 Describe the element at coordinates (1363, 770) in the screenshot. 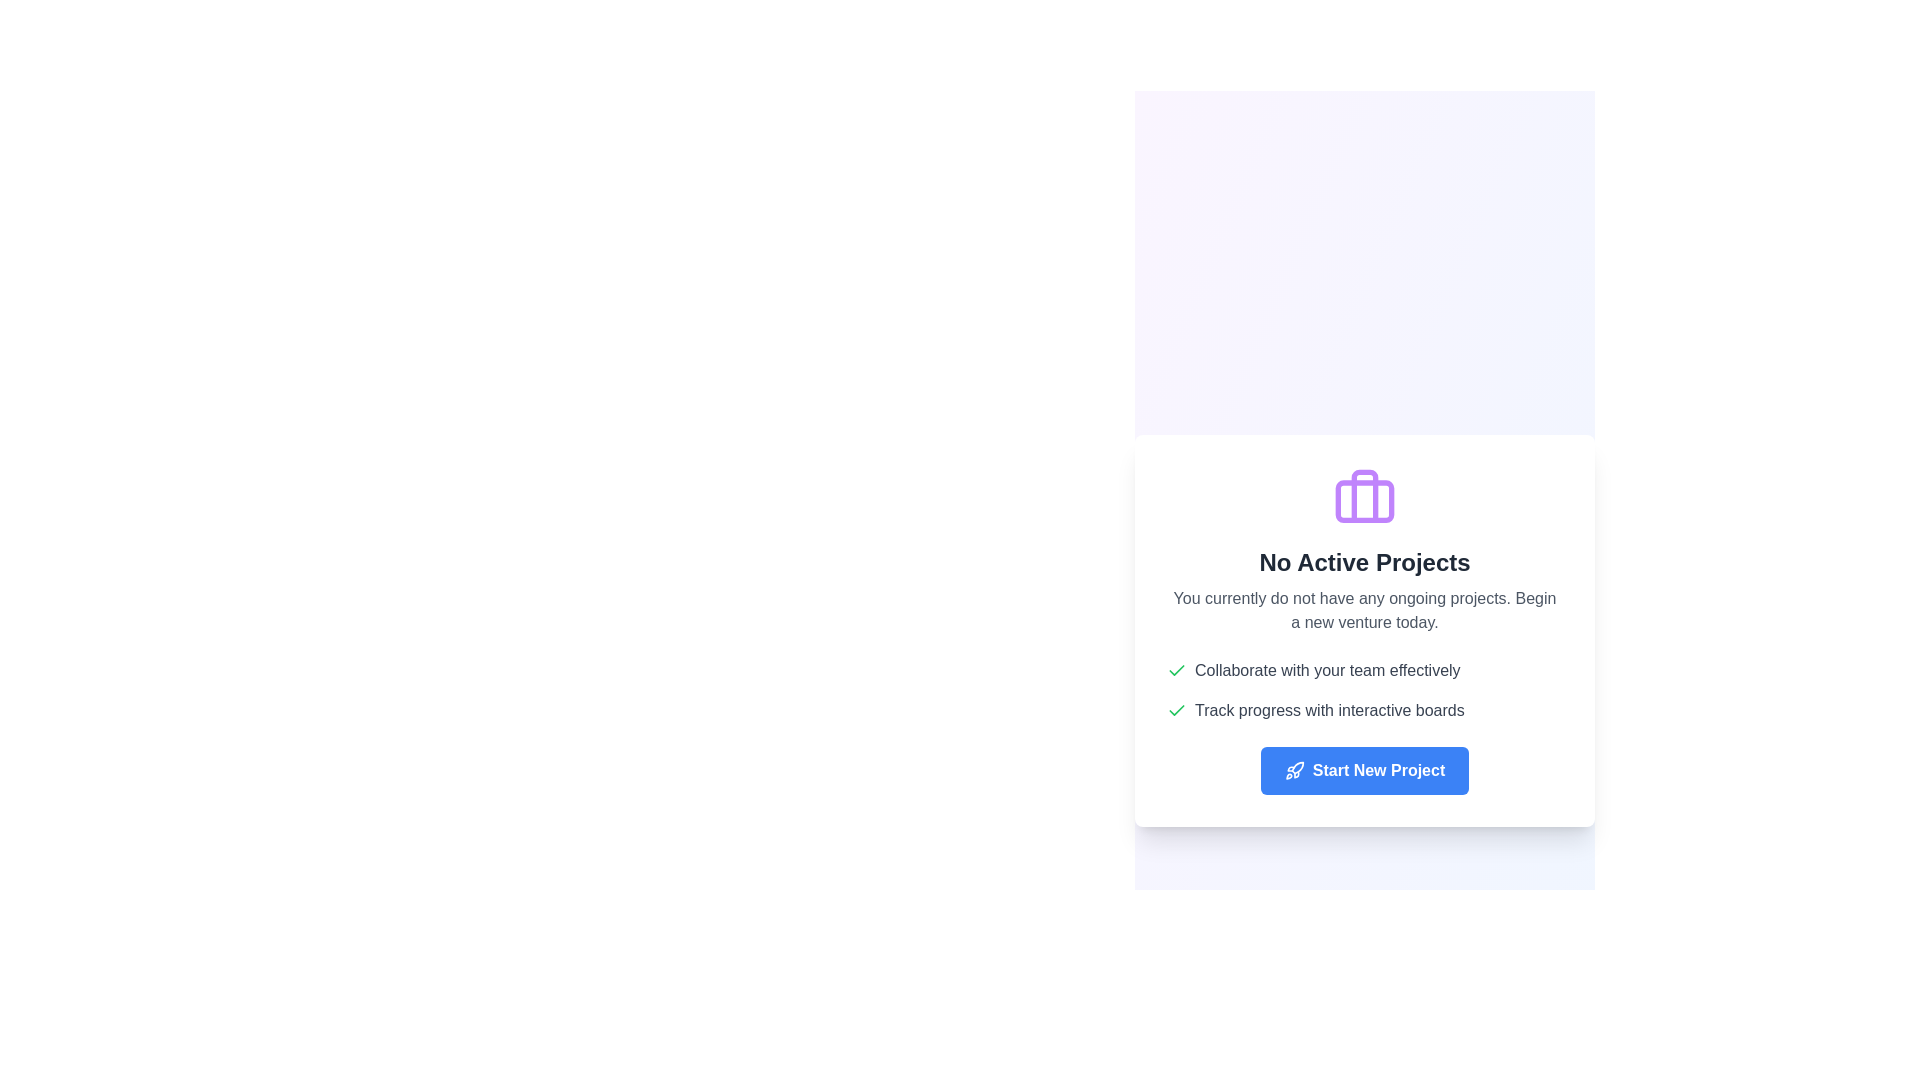

I see `the 'Start New Project' button with a bright blue background and a rocket icon` at that location.